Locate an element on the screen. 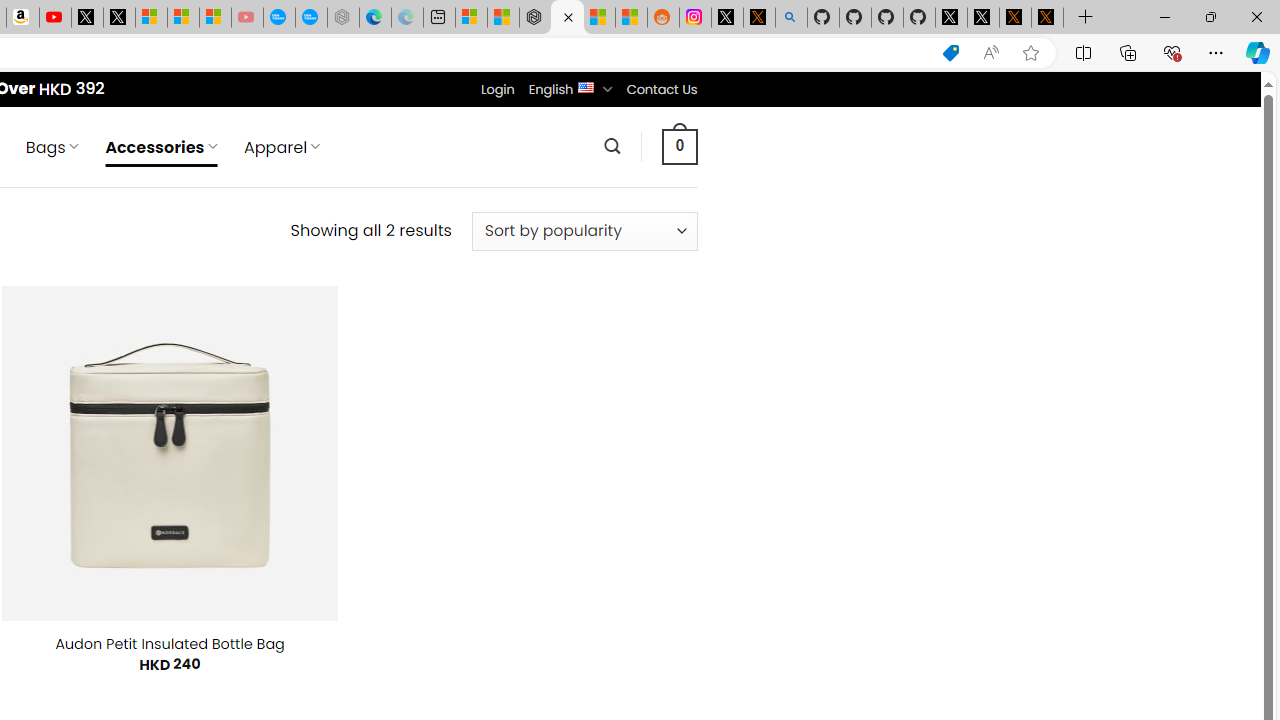  'Shop order' is located at coordinates (583, 230).